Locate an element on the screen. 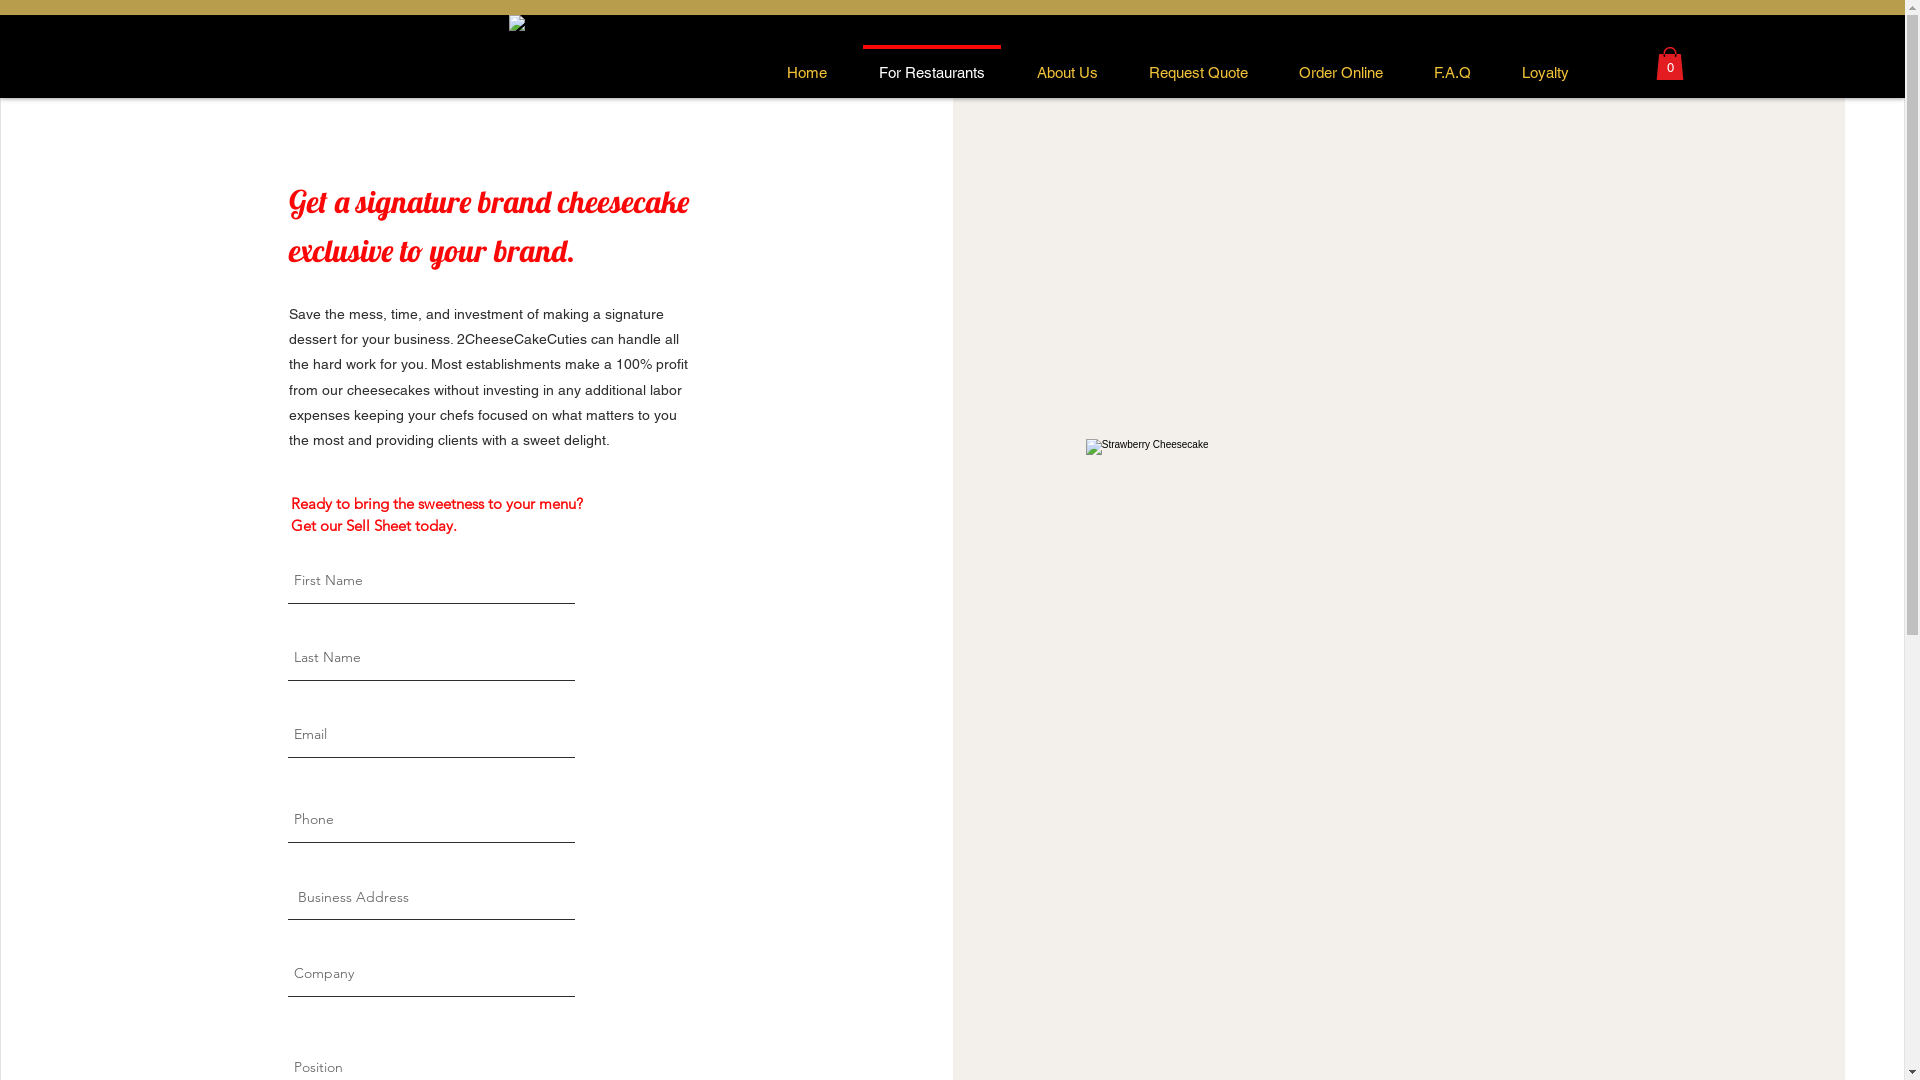 The width and height of the screenshot is (1920, 1080). '0' is located at coordinates (1670, 62).